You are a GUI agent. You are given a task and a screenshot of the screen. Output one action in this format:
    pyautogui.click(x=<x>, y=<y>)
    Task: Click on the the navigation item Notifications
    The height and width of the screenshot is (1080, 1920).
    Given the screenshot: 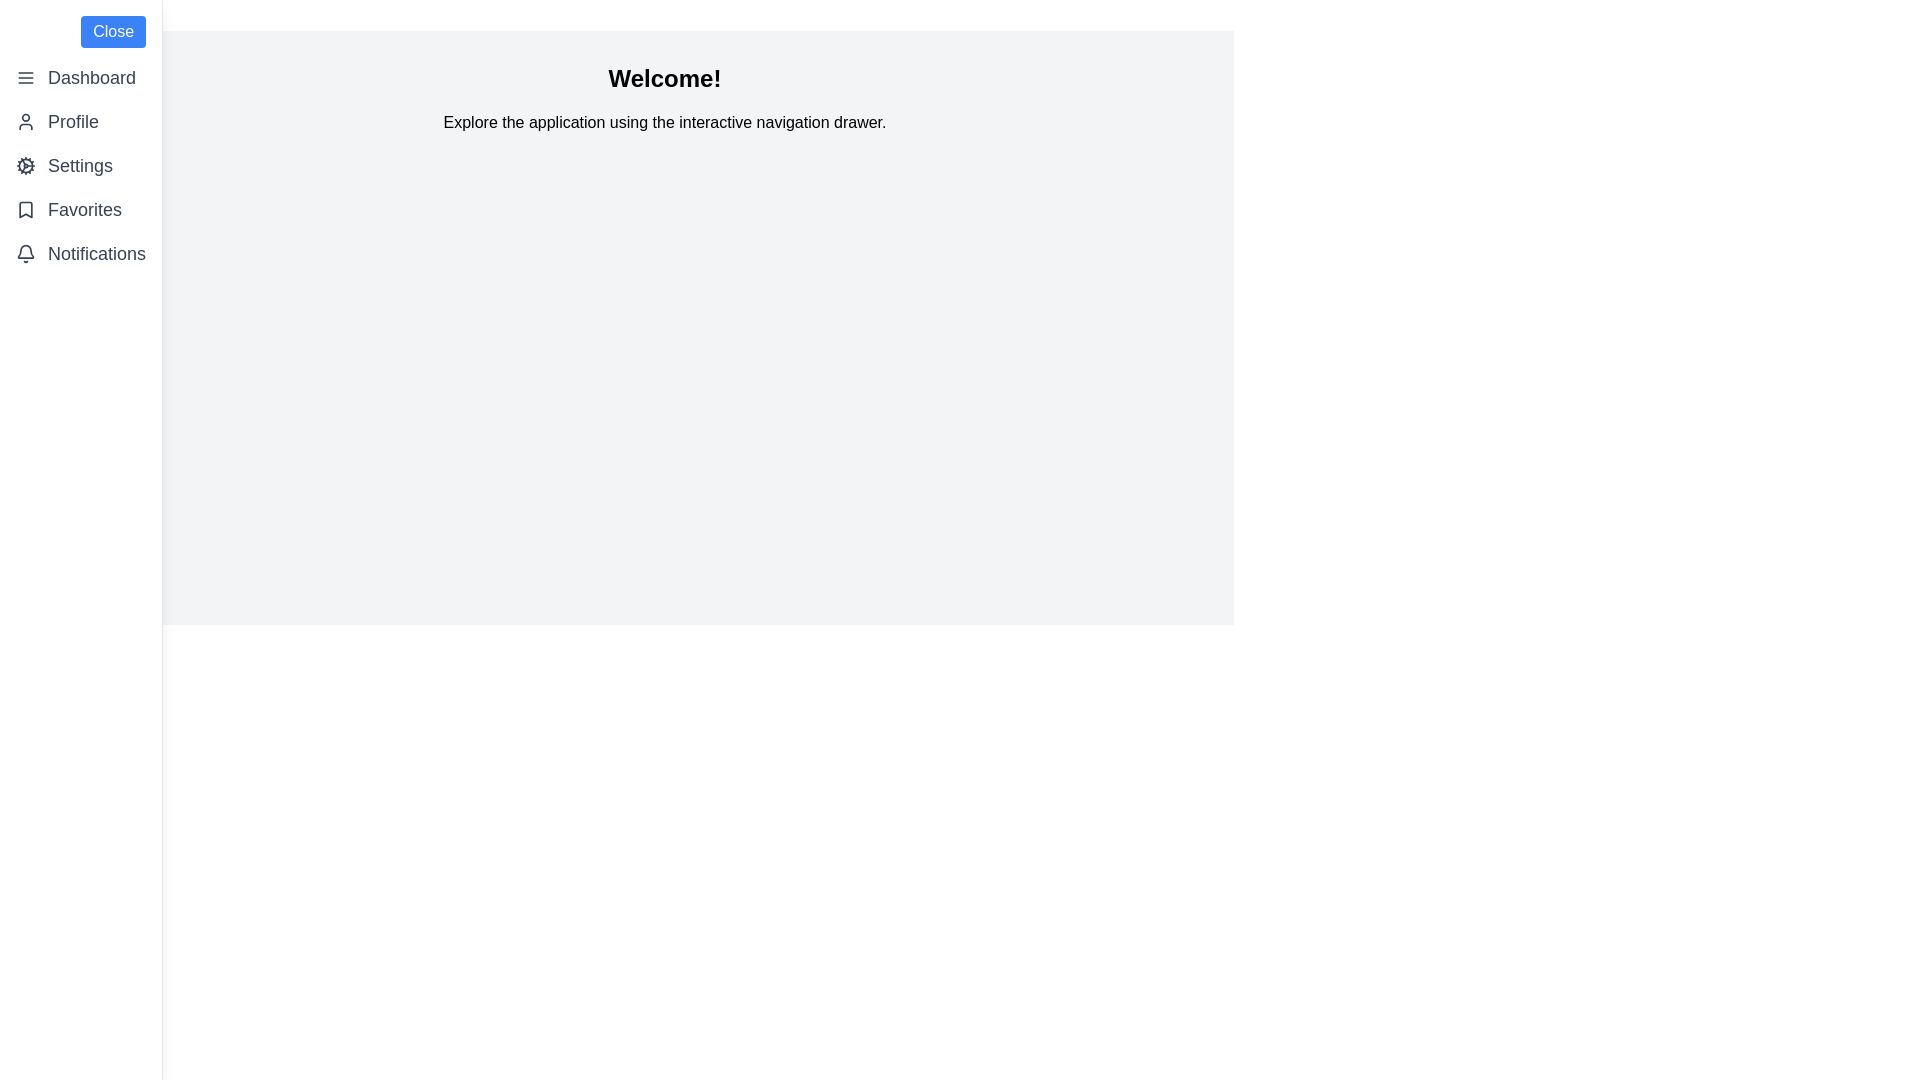 What is the action you would take?
    pyautogui.click(x=80, y=253)
    